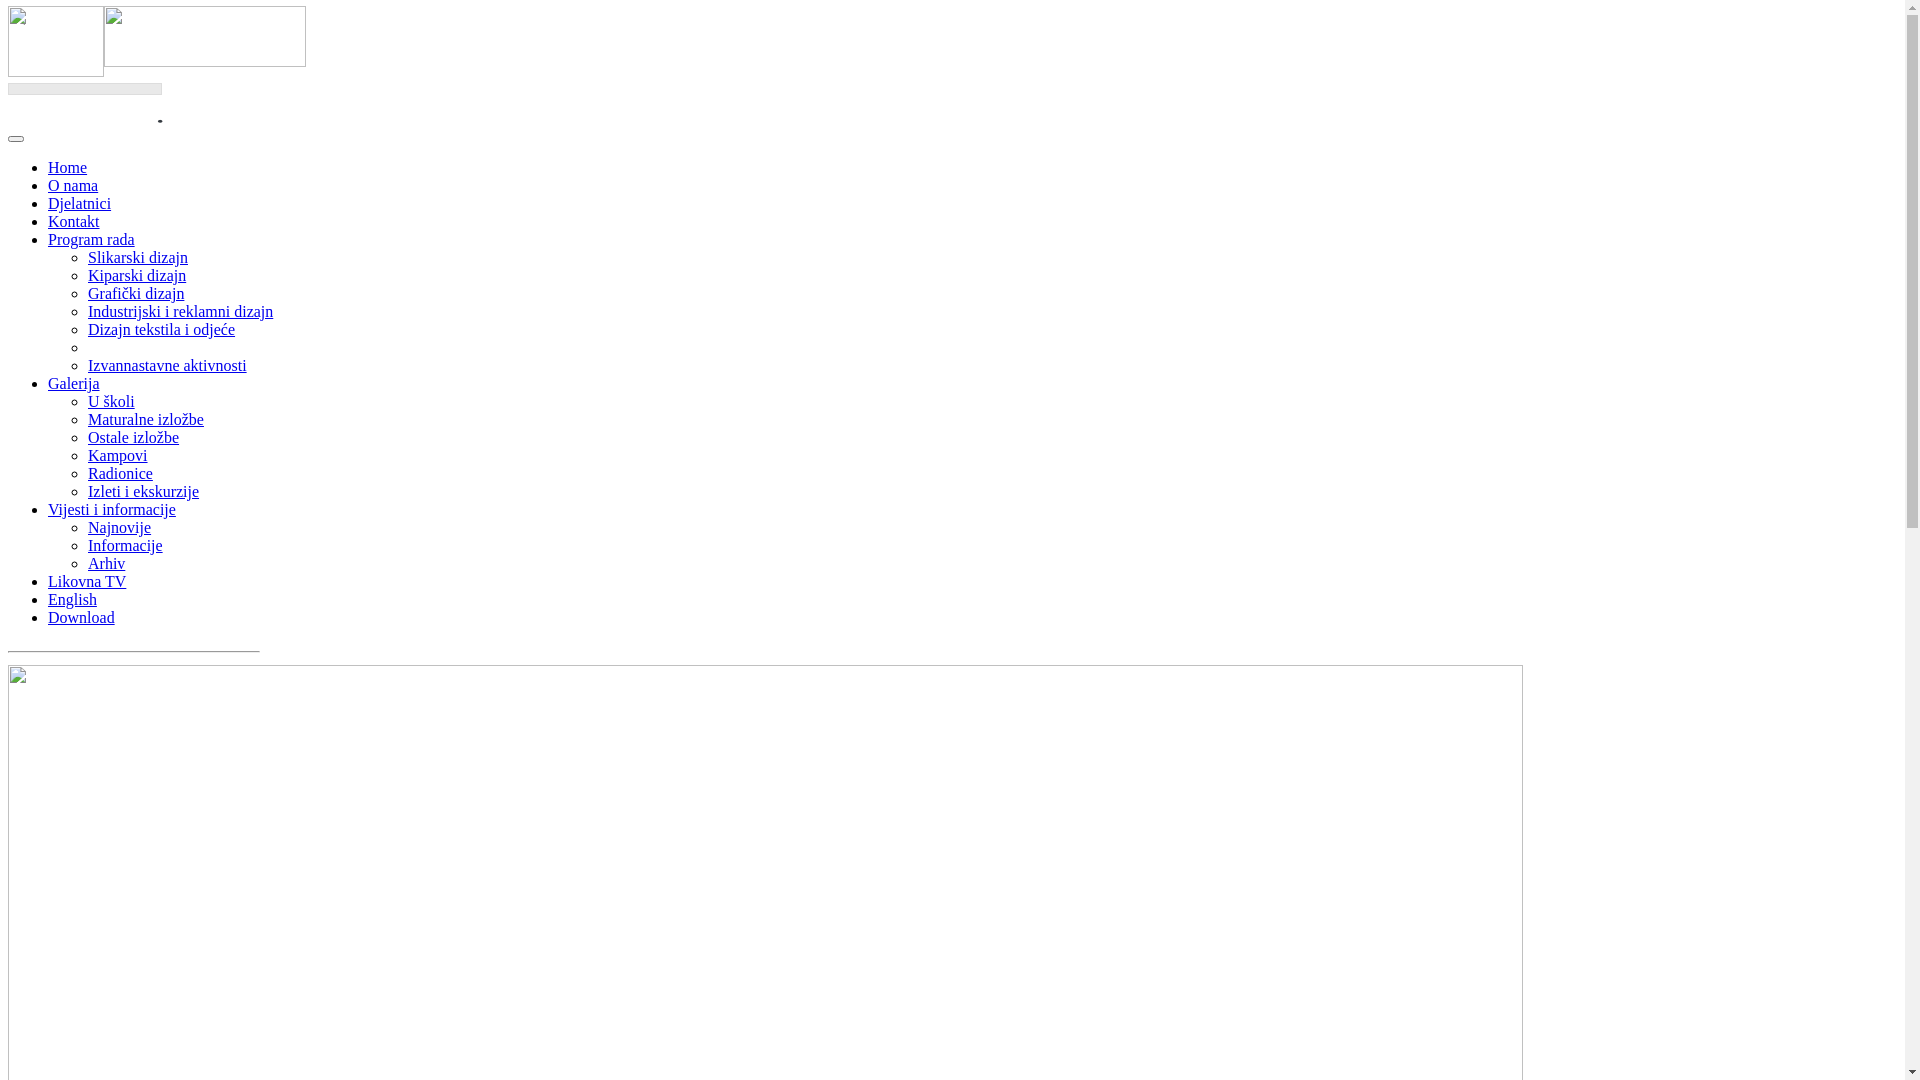  I want to click on 'Arhiv', so click(86, 563).